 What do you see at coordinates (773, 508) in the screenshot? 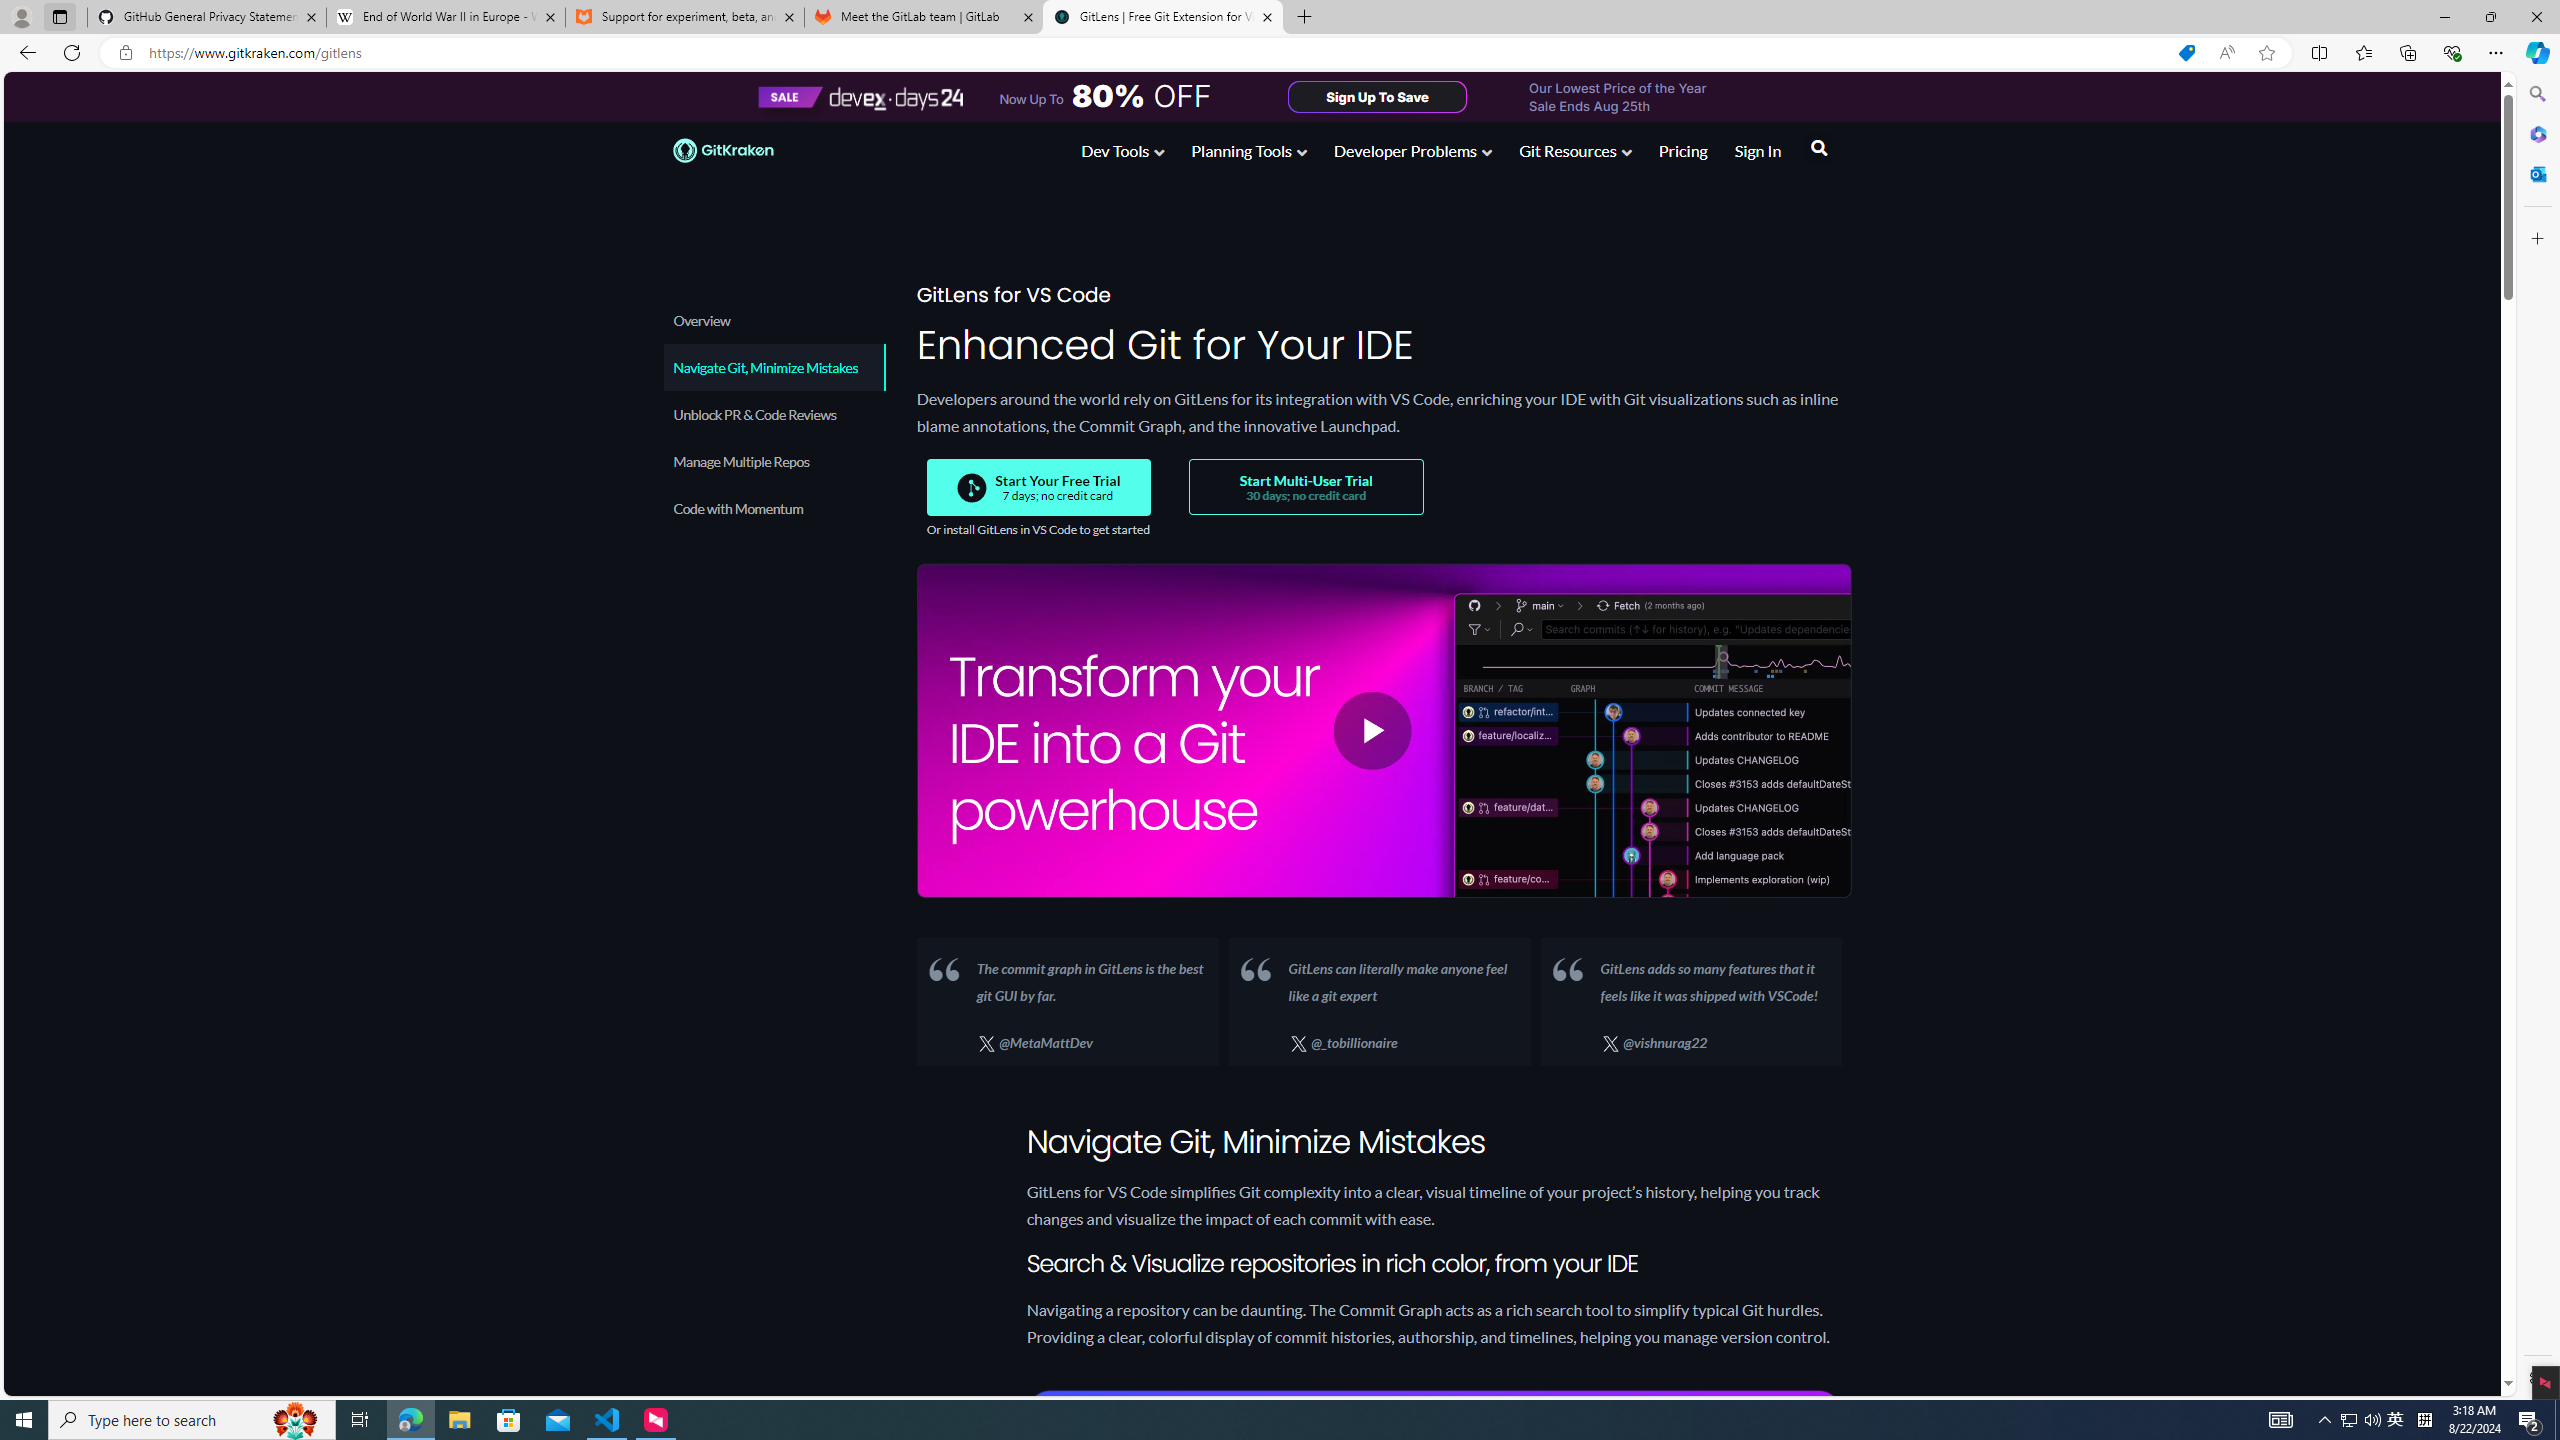
I see `'Code with Momentum'` at bounding box center [773, 508].